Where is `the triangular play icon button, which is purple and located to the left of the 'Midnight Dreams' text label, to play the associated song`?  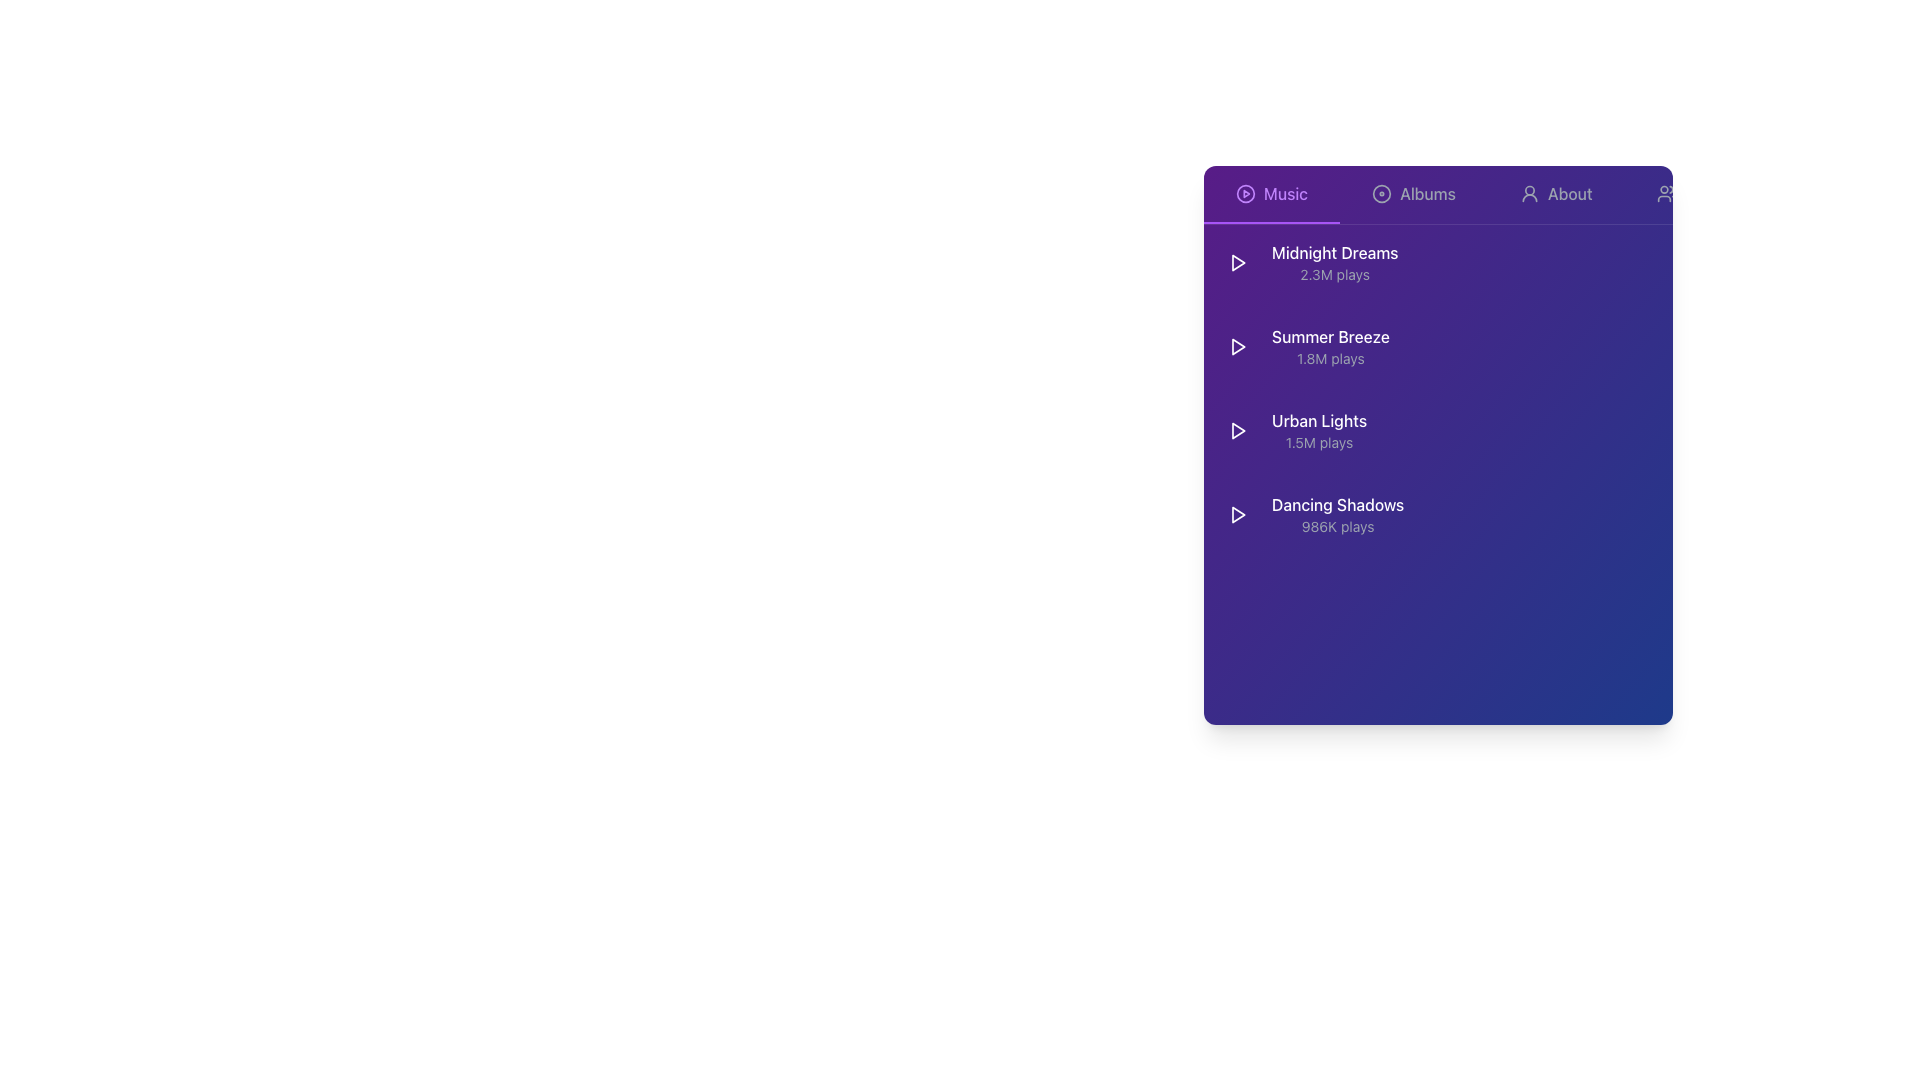 the triangular play icon button, which is purple and located to the left of the 'Midnight Dreams' text label, to play the associated song is located at coordinates (1237, 261).